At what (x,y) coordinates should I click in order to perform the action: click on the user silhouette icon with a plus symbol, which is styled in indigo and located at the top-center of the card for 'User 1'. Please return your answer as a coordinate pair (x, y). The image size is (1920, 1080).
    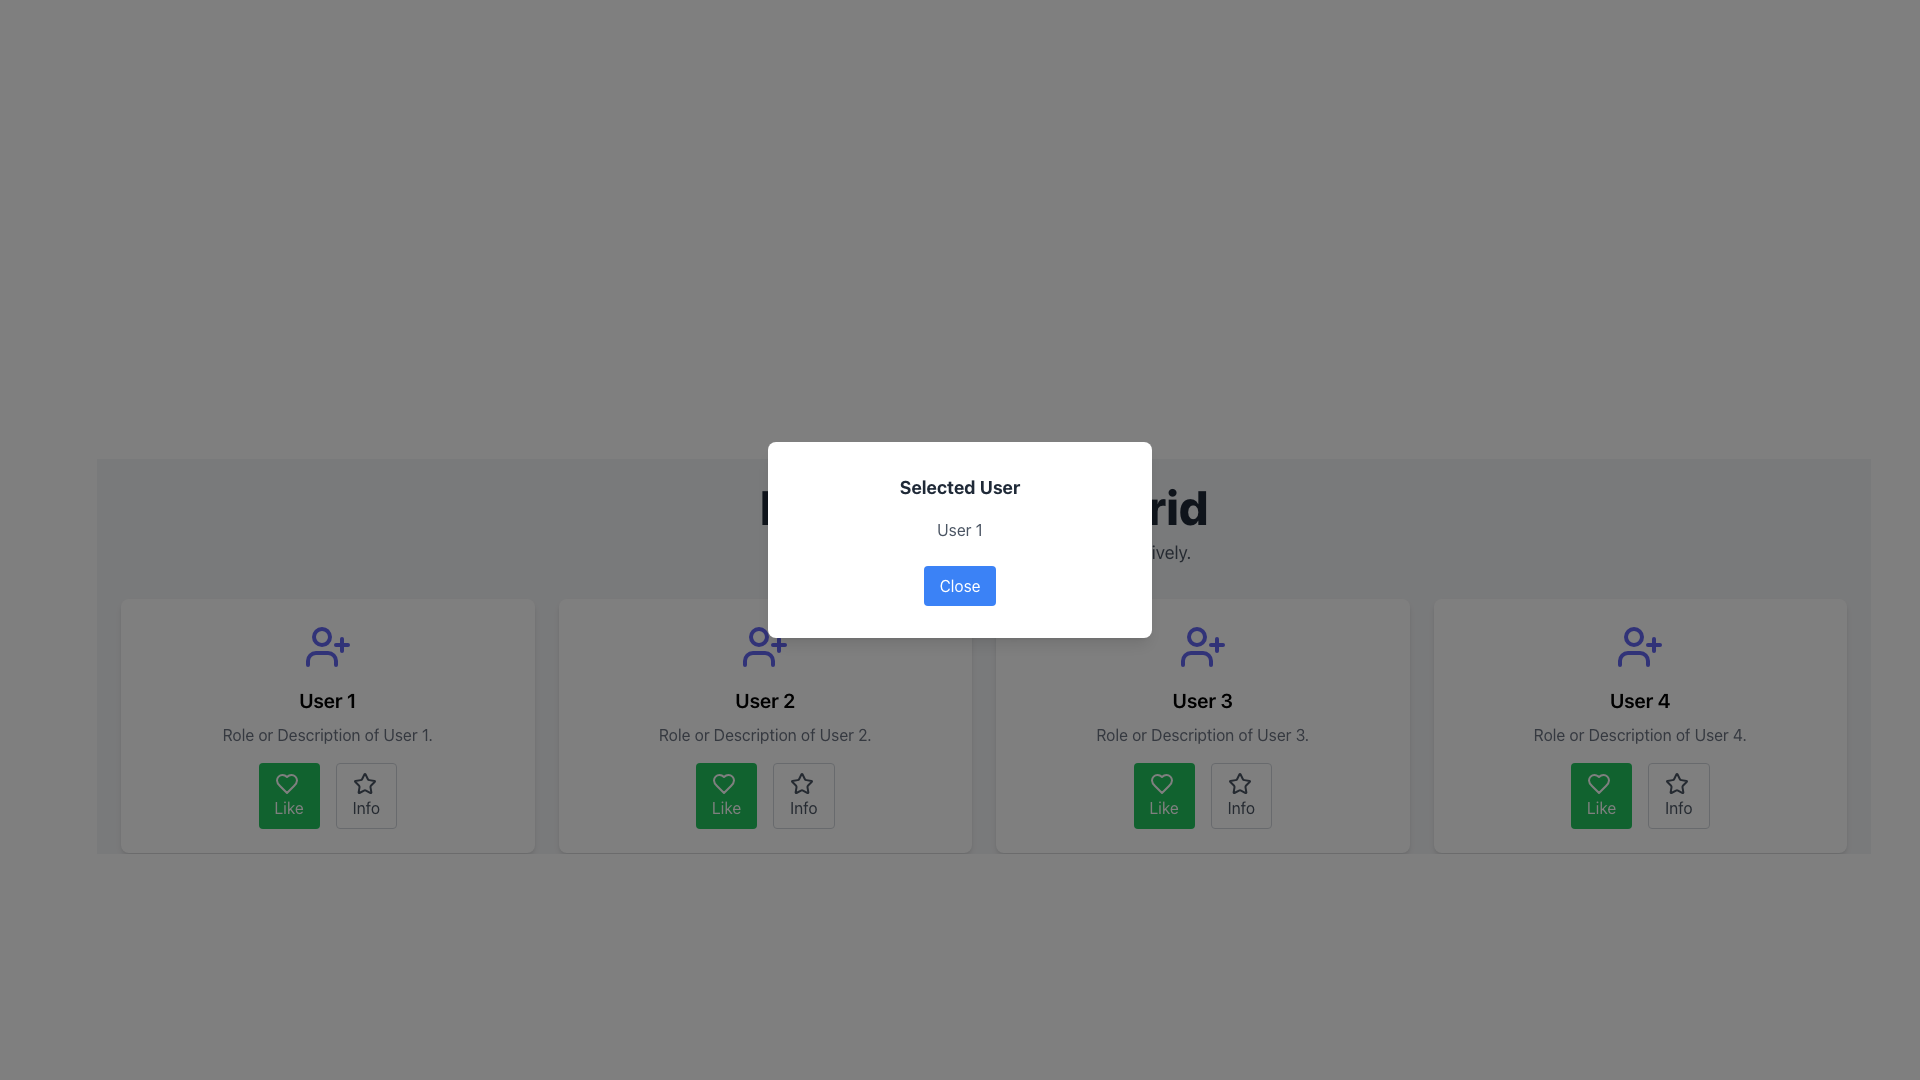
    Looking at the image, I should click on (327, 647).